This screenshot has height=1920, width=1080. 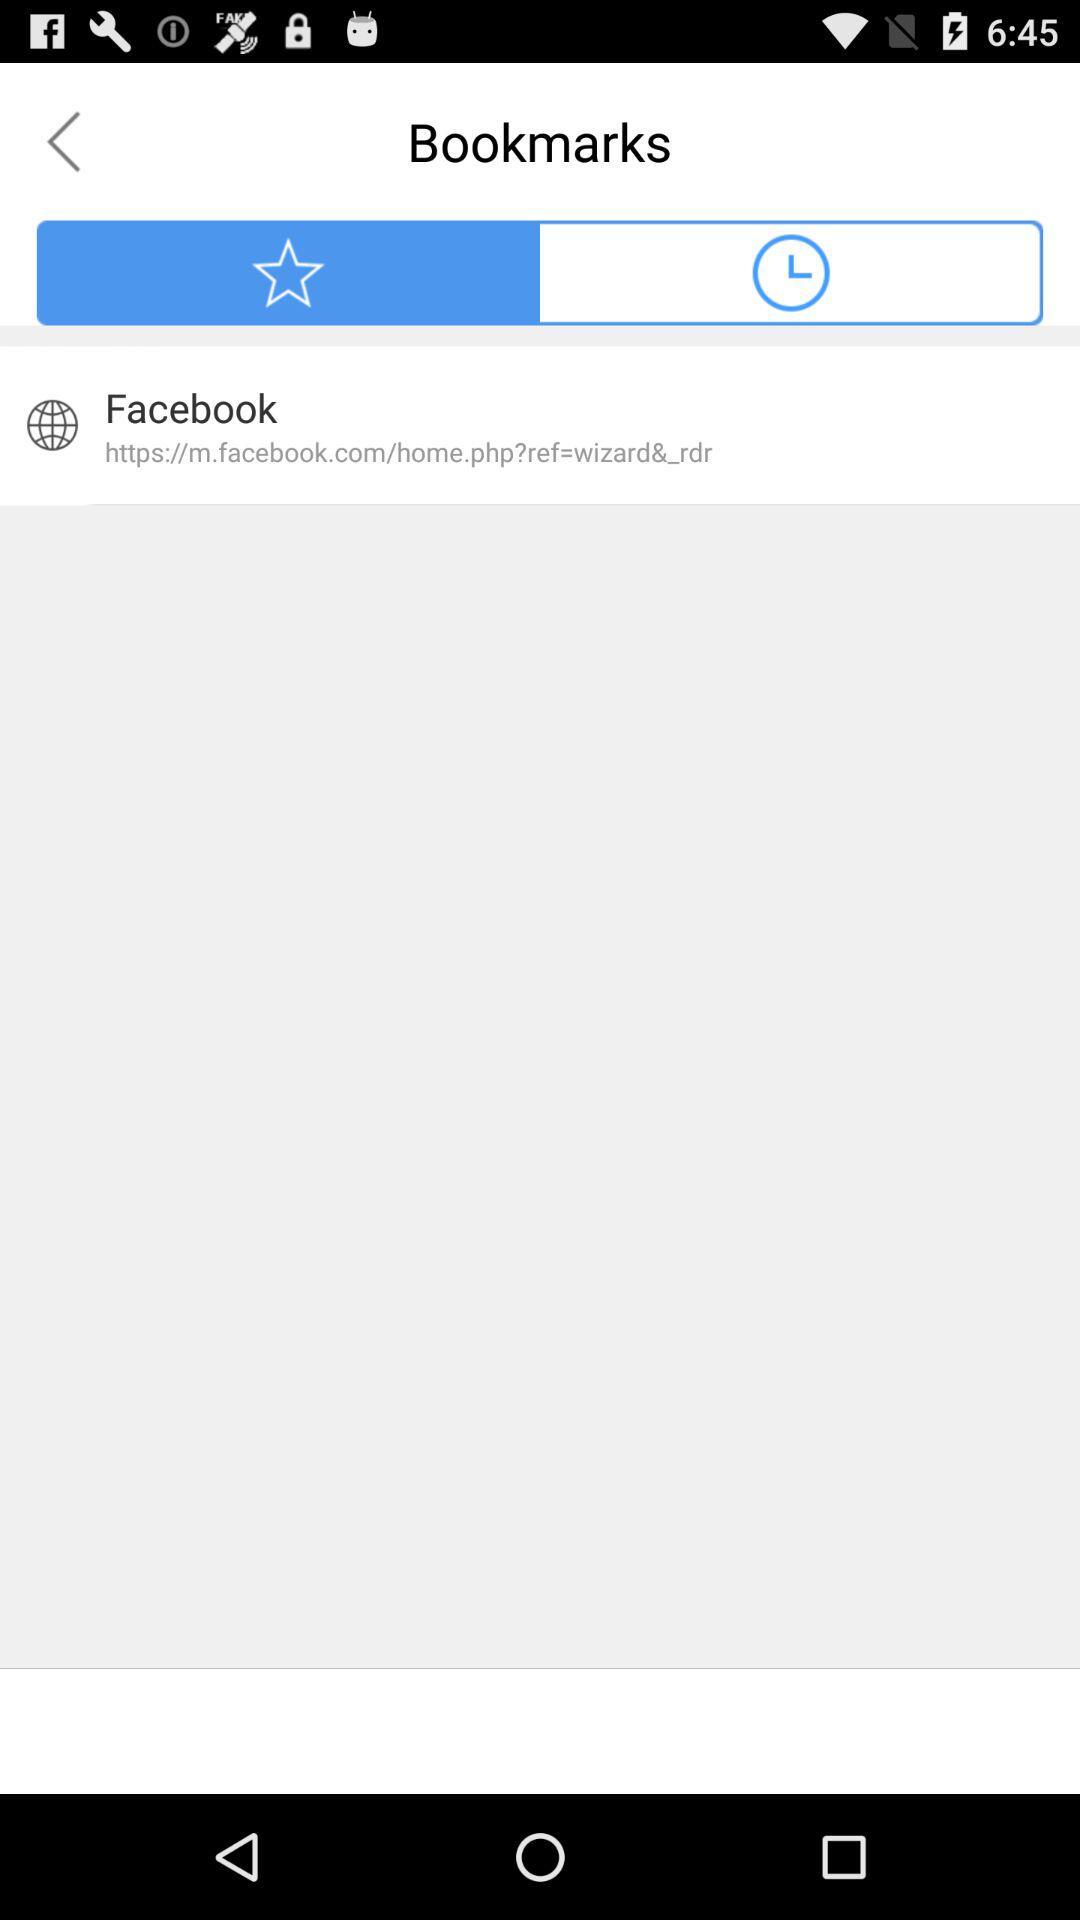 What do you see at coordinates (61, 150) in the screenshot?
I see `the arrow_backward icon` at bounding box center [61, 150].